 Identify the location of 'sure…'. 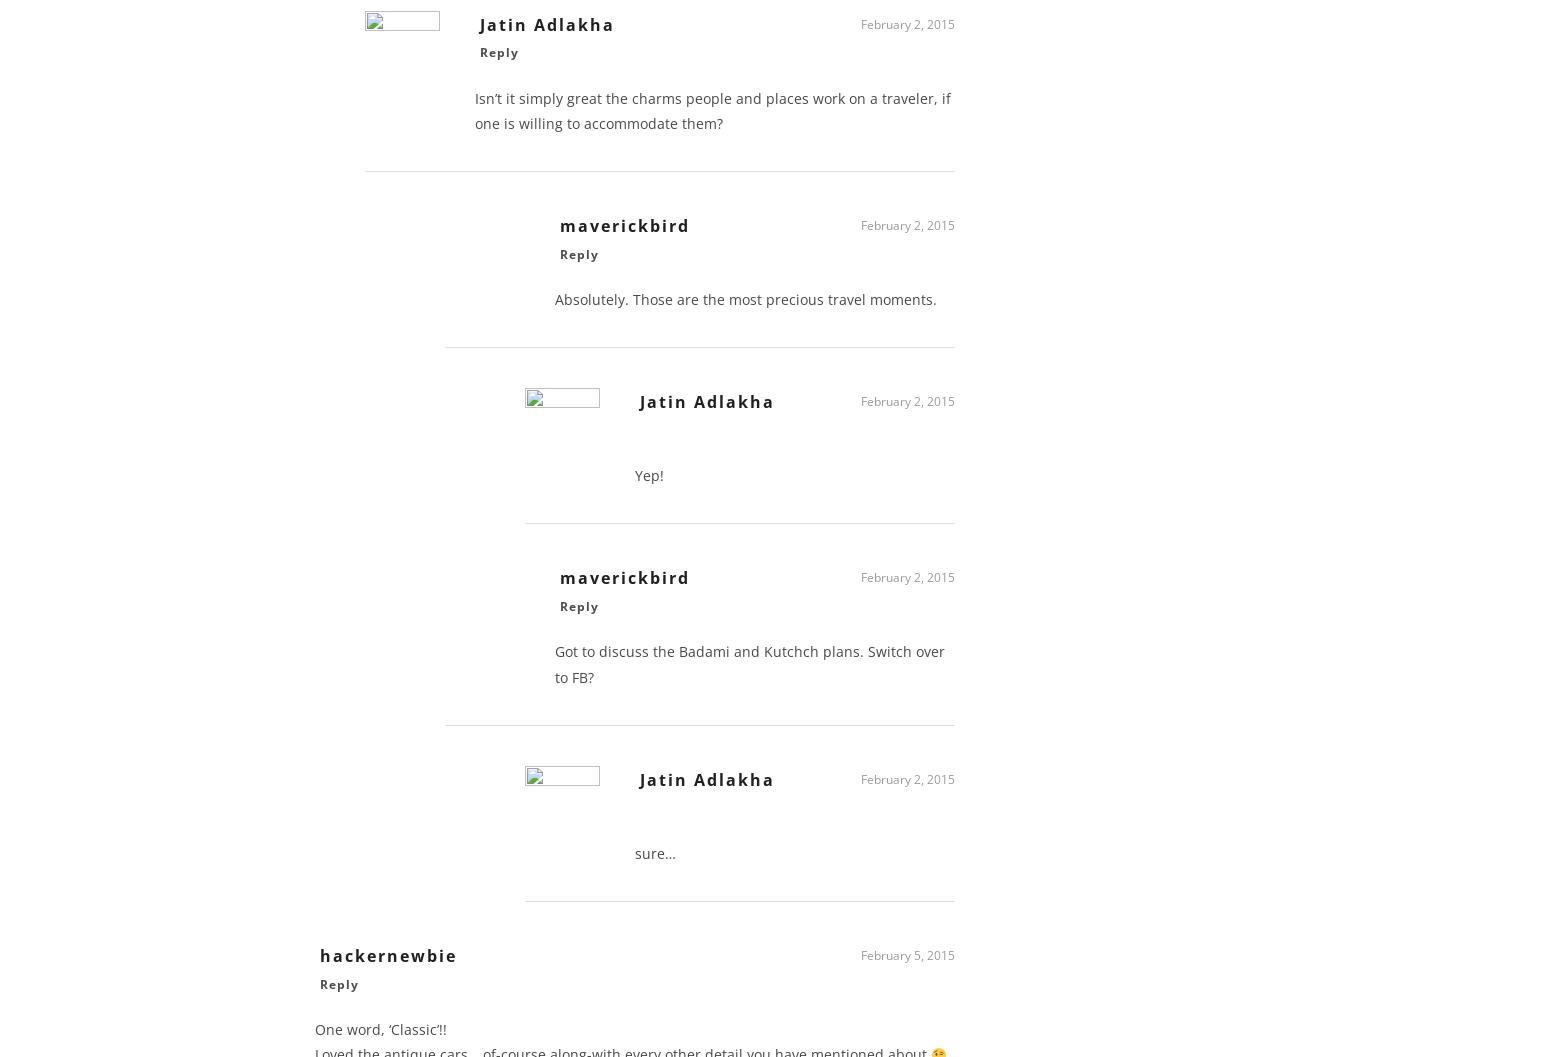
(655, 859).